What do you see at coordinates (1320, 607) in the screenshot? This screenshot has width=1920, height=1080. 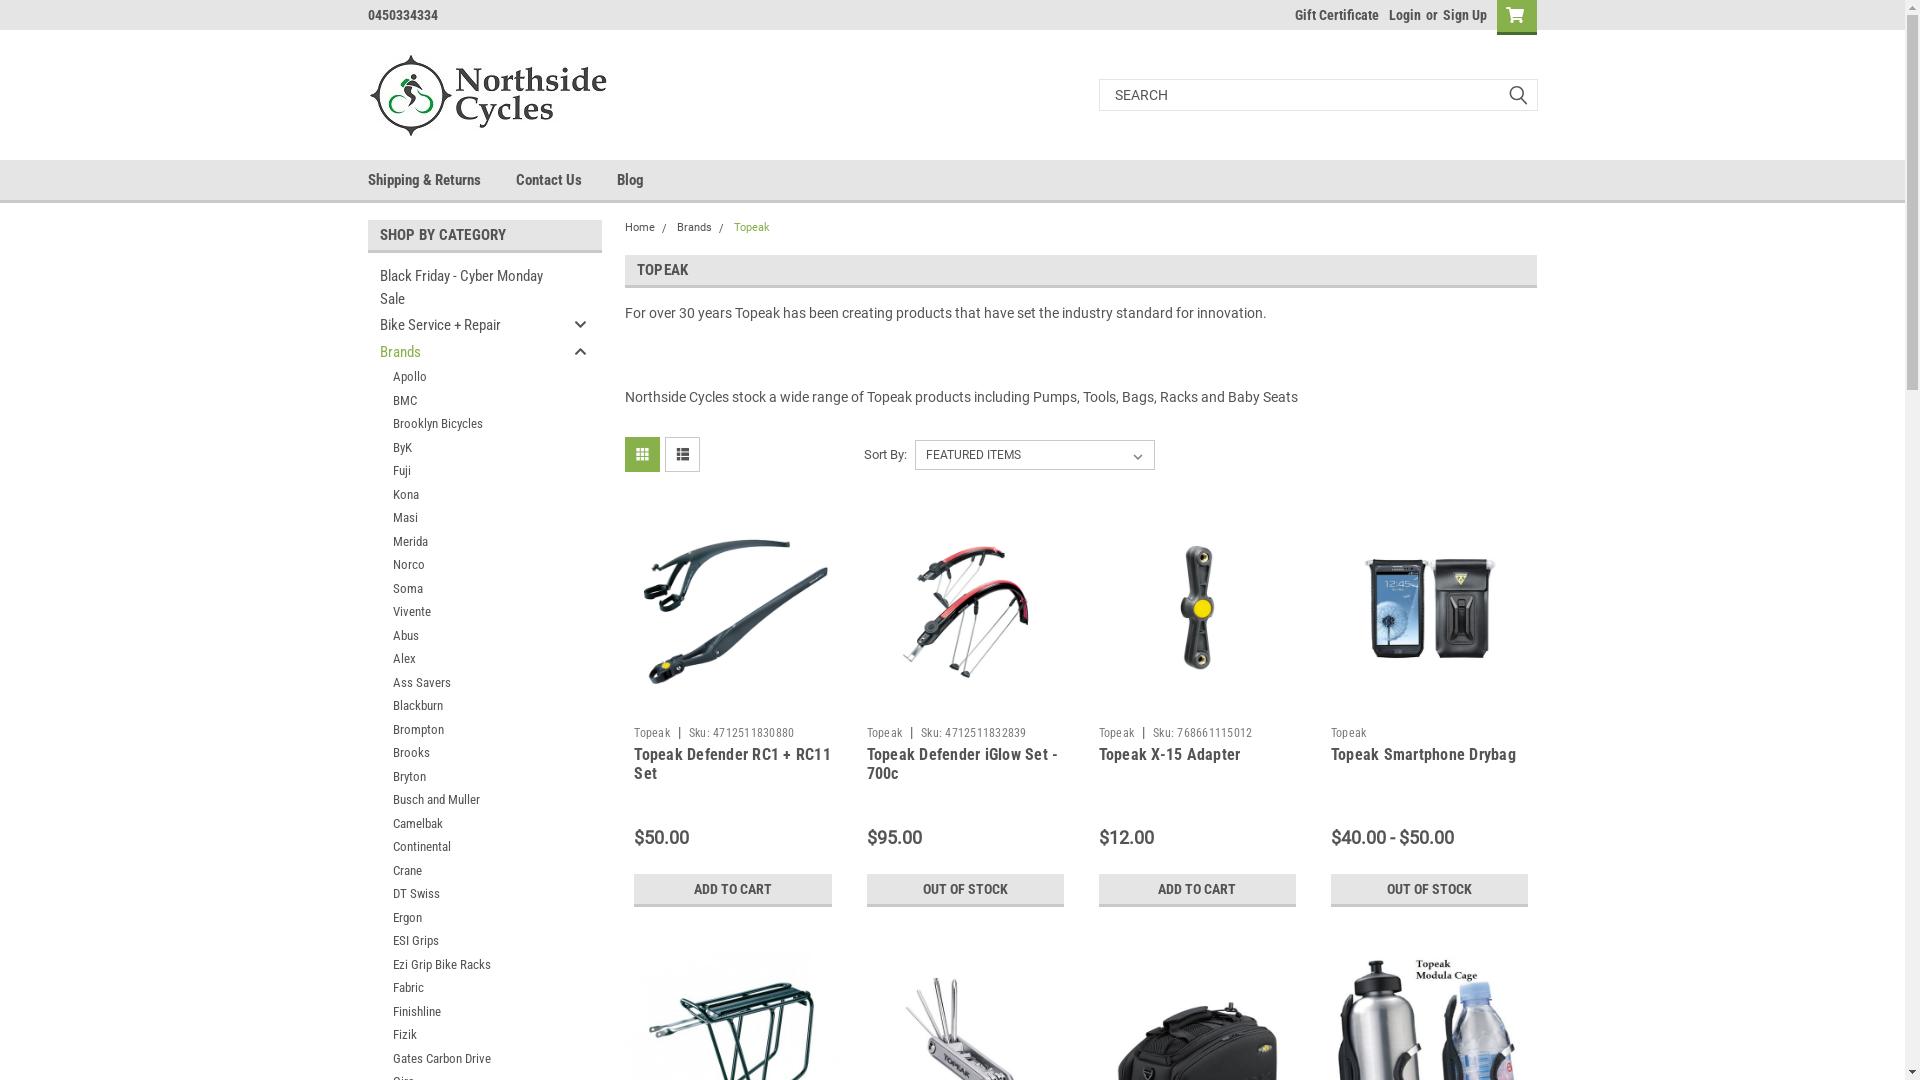 I see `'Topeak Smartphone Drybag'` at bounding box center [1320, 607].